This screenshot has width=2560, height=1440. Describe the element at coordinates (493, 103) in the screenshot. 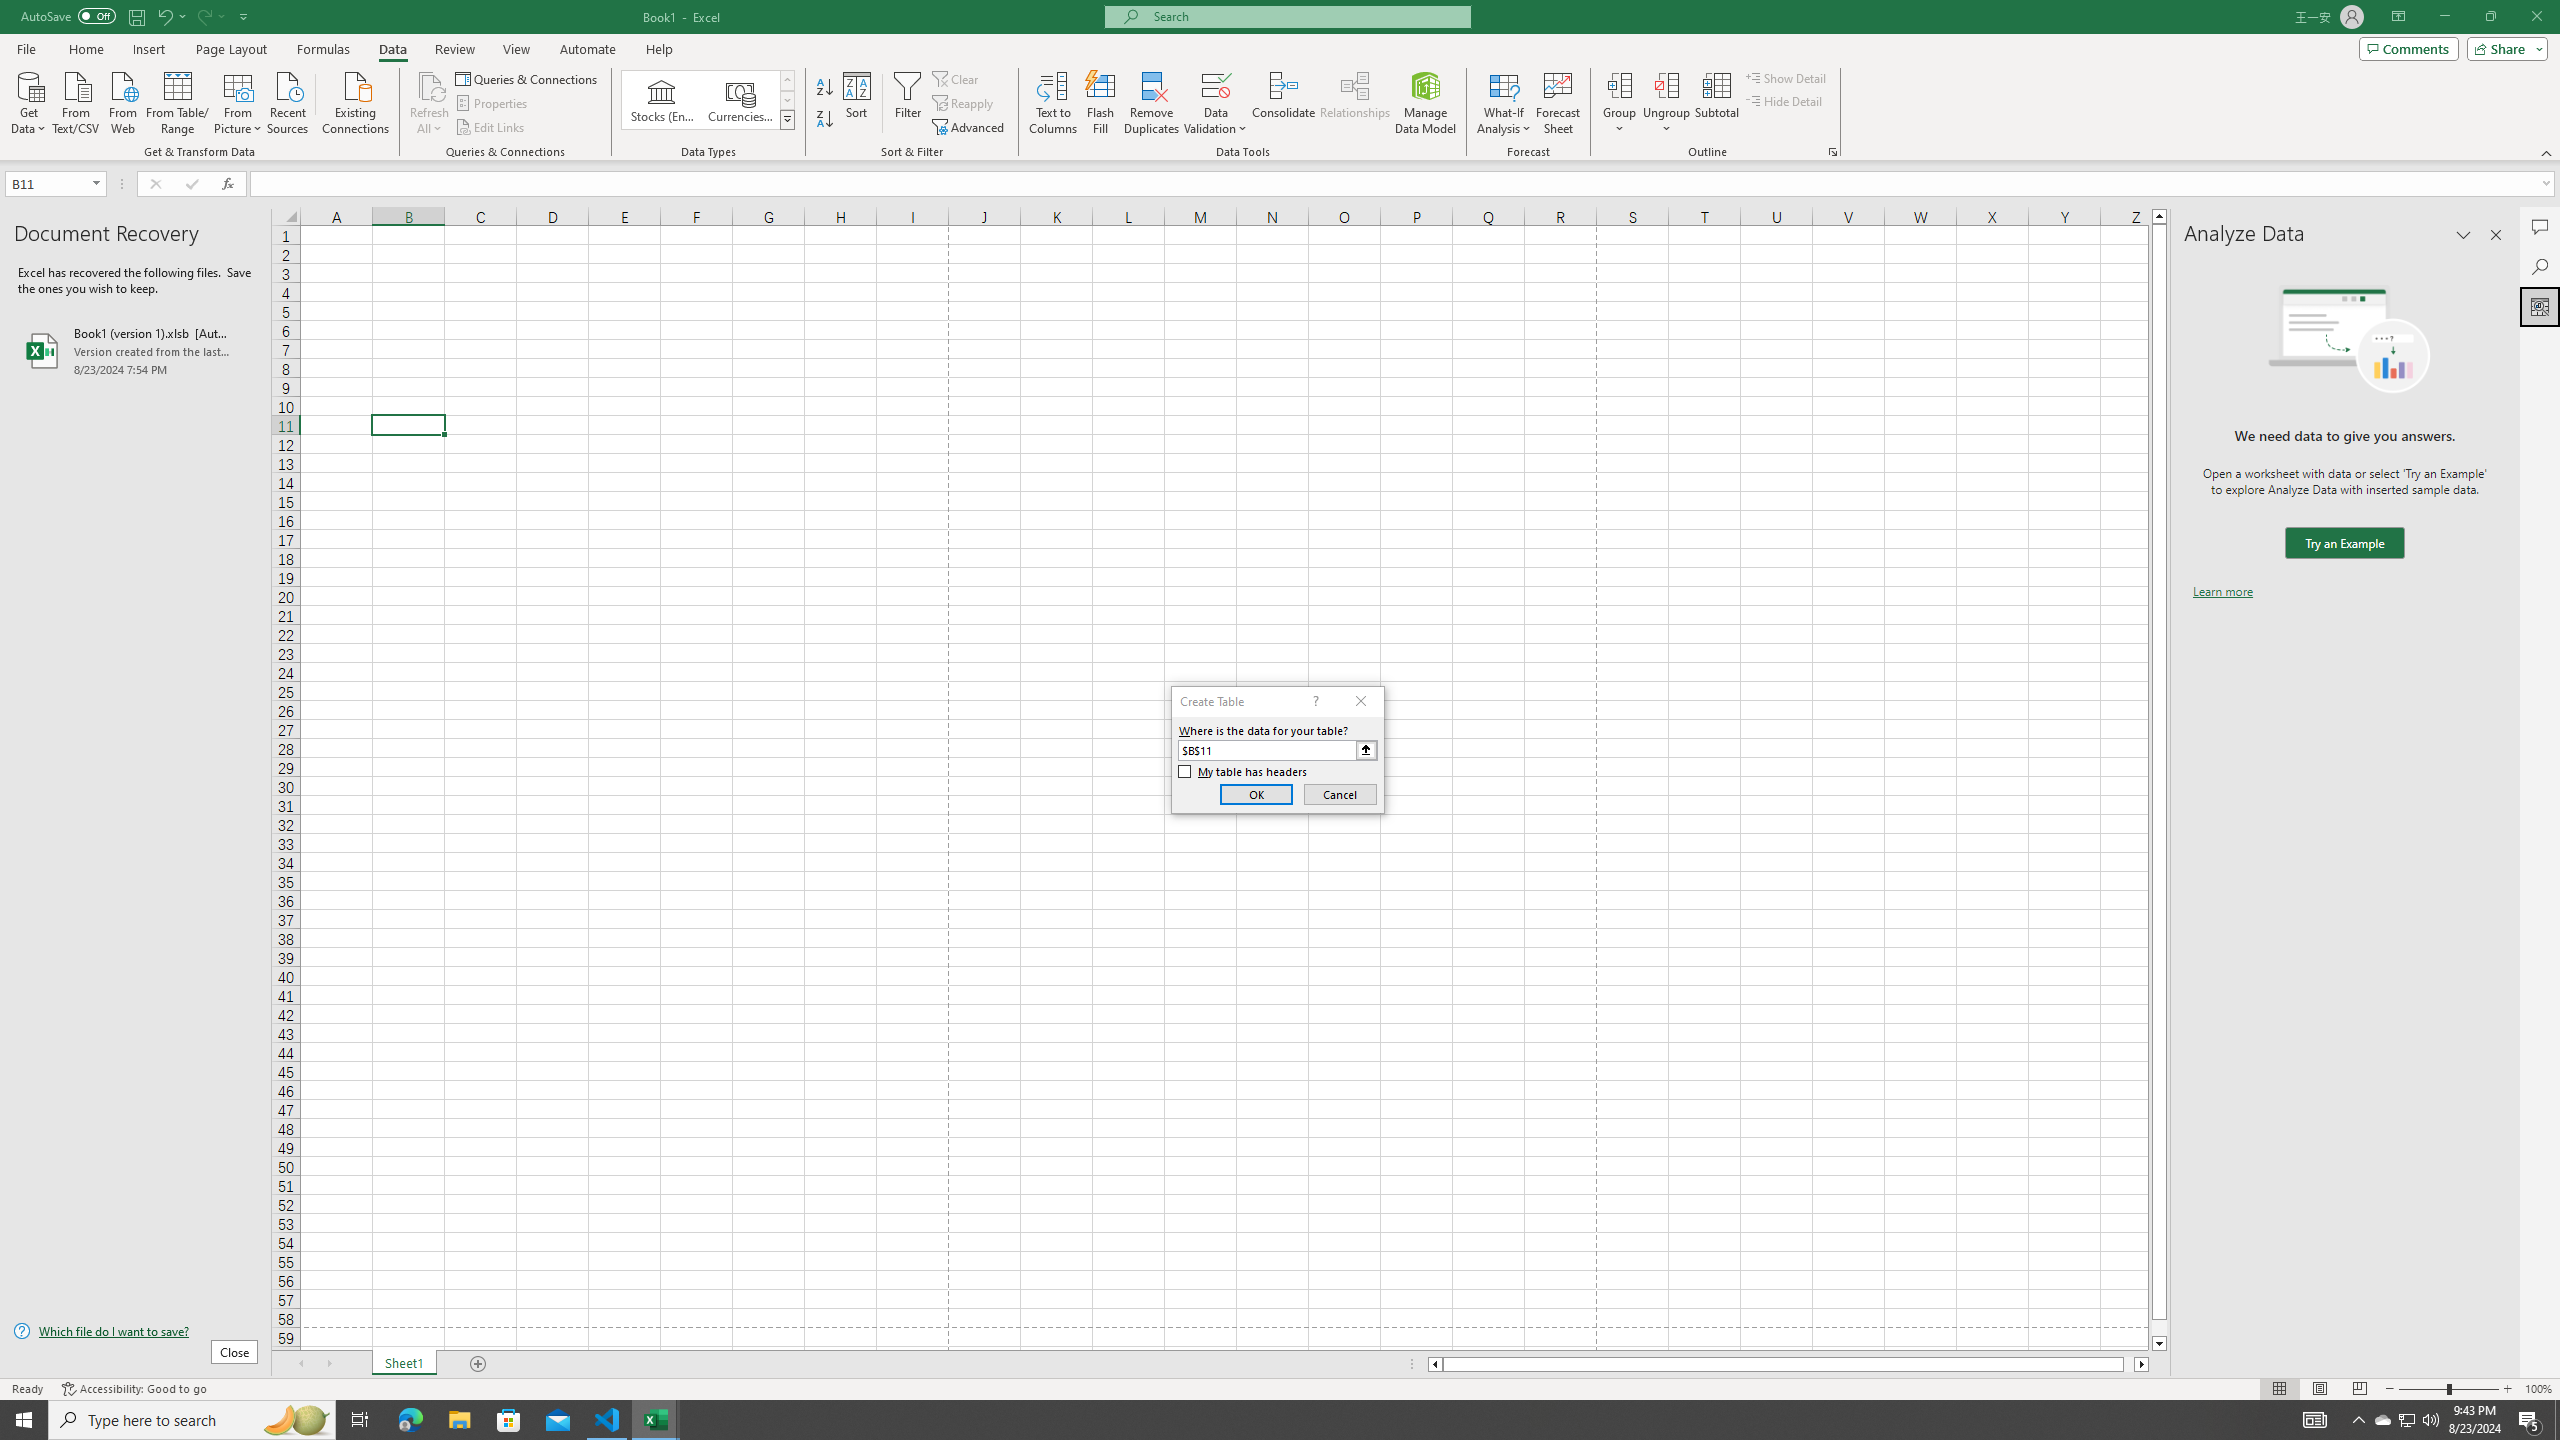

I see `'Properties'` at that location.